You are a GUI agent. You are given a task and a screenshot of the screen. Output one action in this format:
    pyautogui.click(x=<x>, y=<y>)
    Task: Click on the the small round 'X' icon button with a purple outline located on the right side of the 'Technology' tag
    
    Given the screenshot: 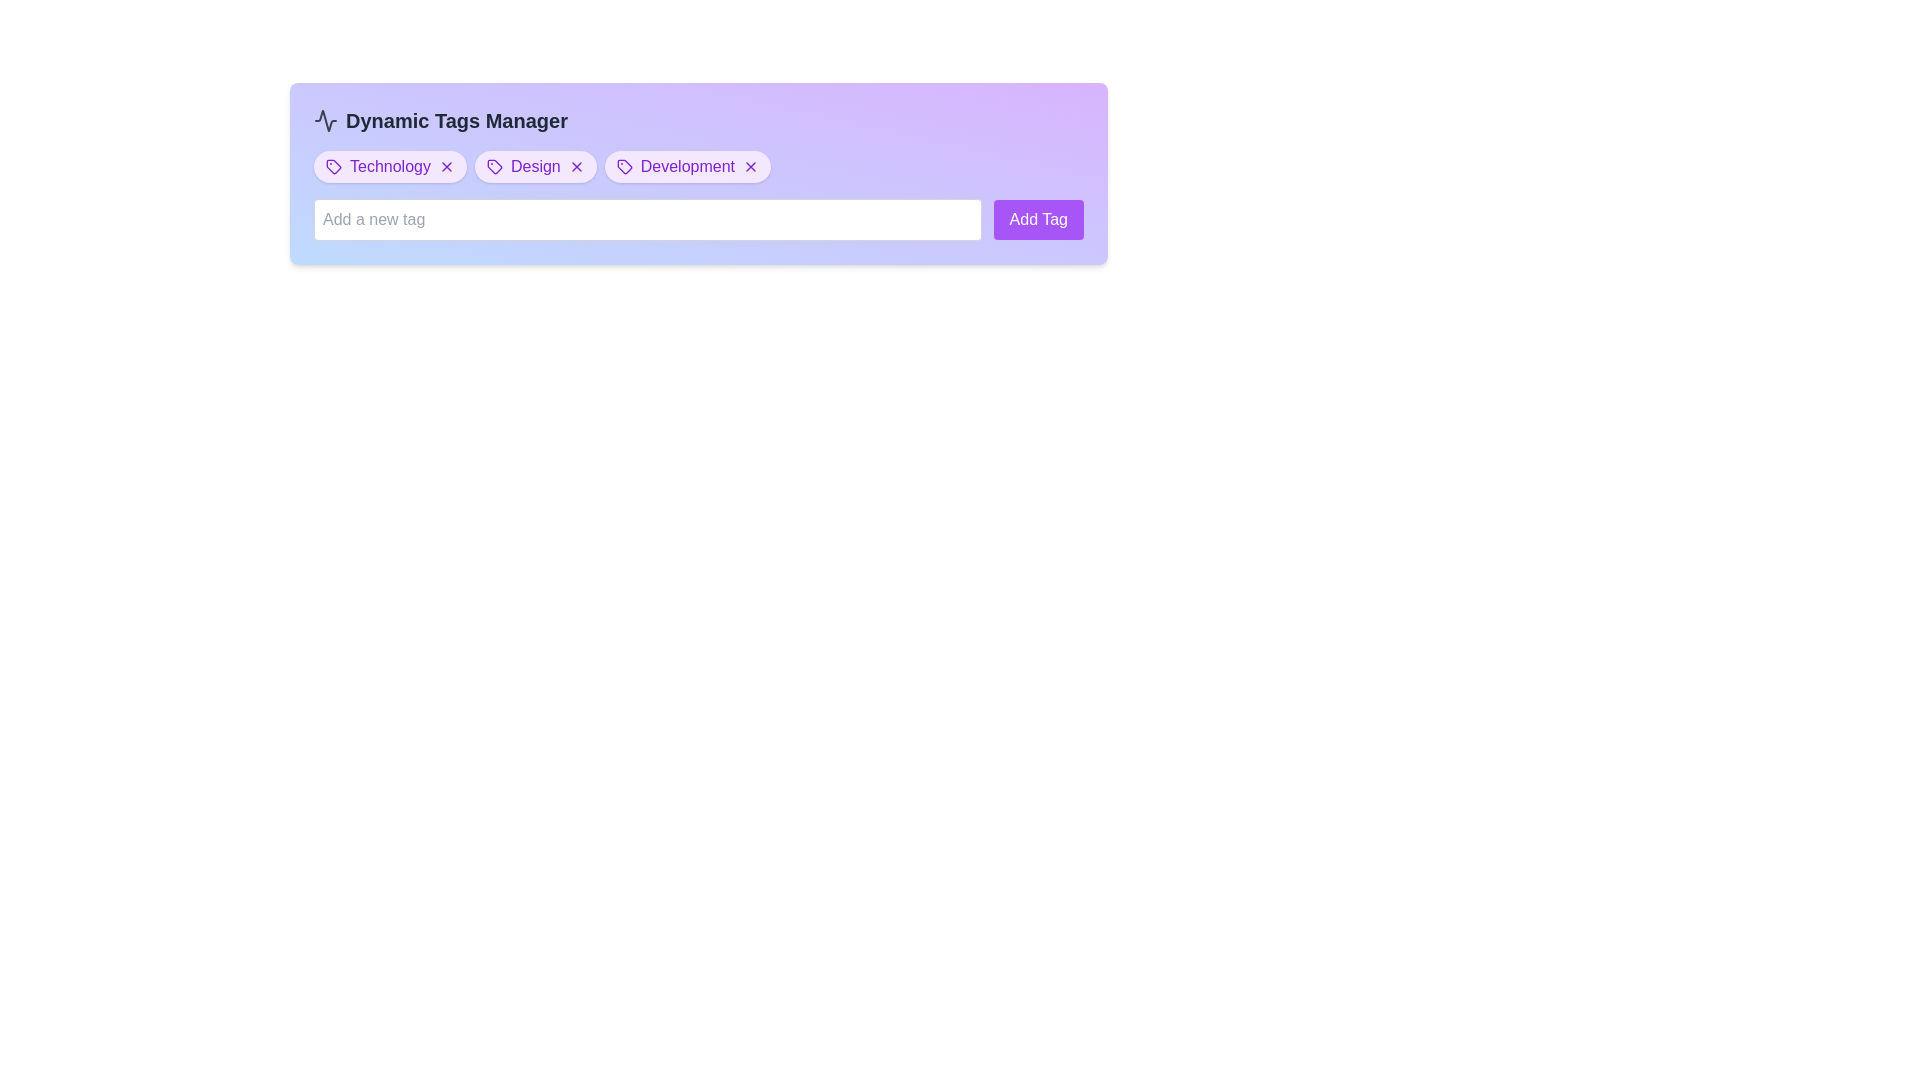 What is the action you would take?
    pyautogui.click(x=445, y=165)
    